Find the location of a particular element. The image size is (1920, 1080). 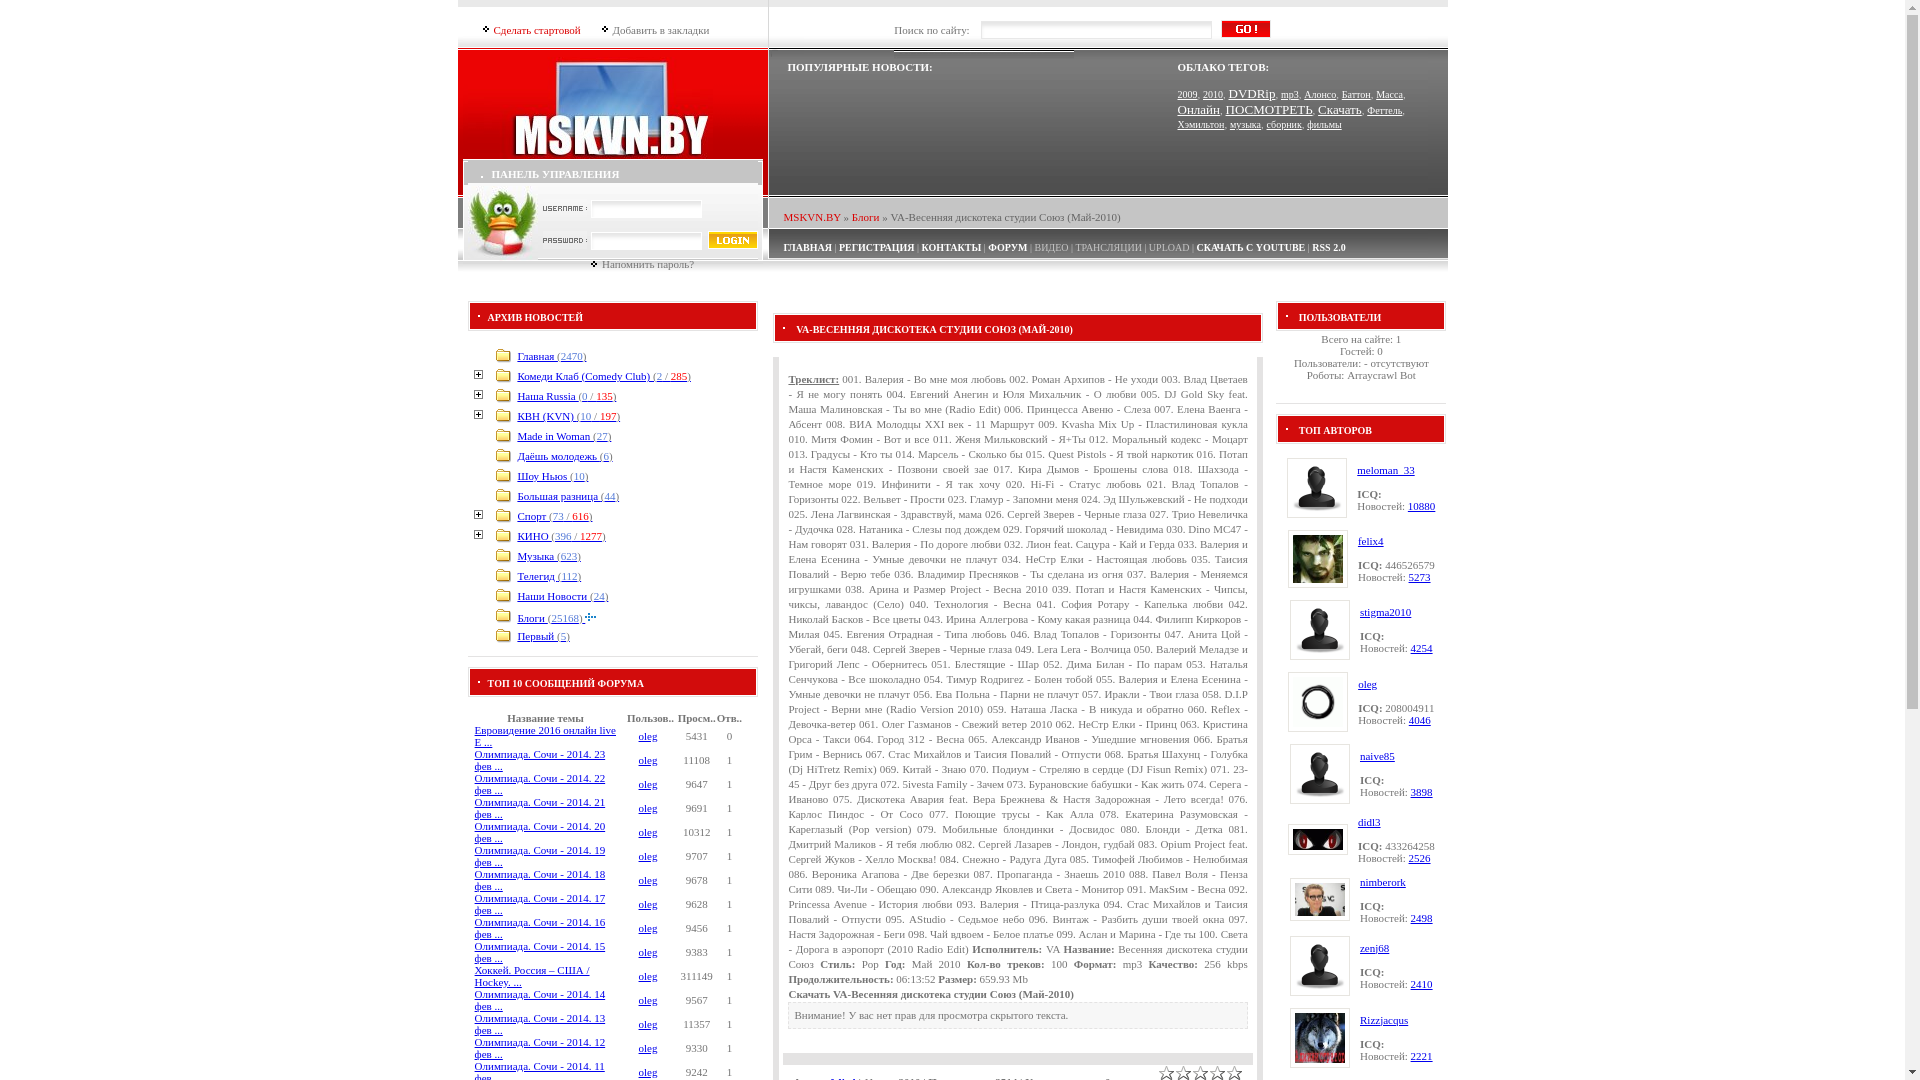

'meloman_33' is located at coordinates (1384, 470).